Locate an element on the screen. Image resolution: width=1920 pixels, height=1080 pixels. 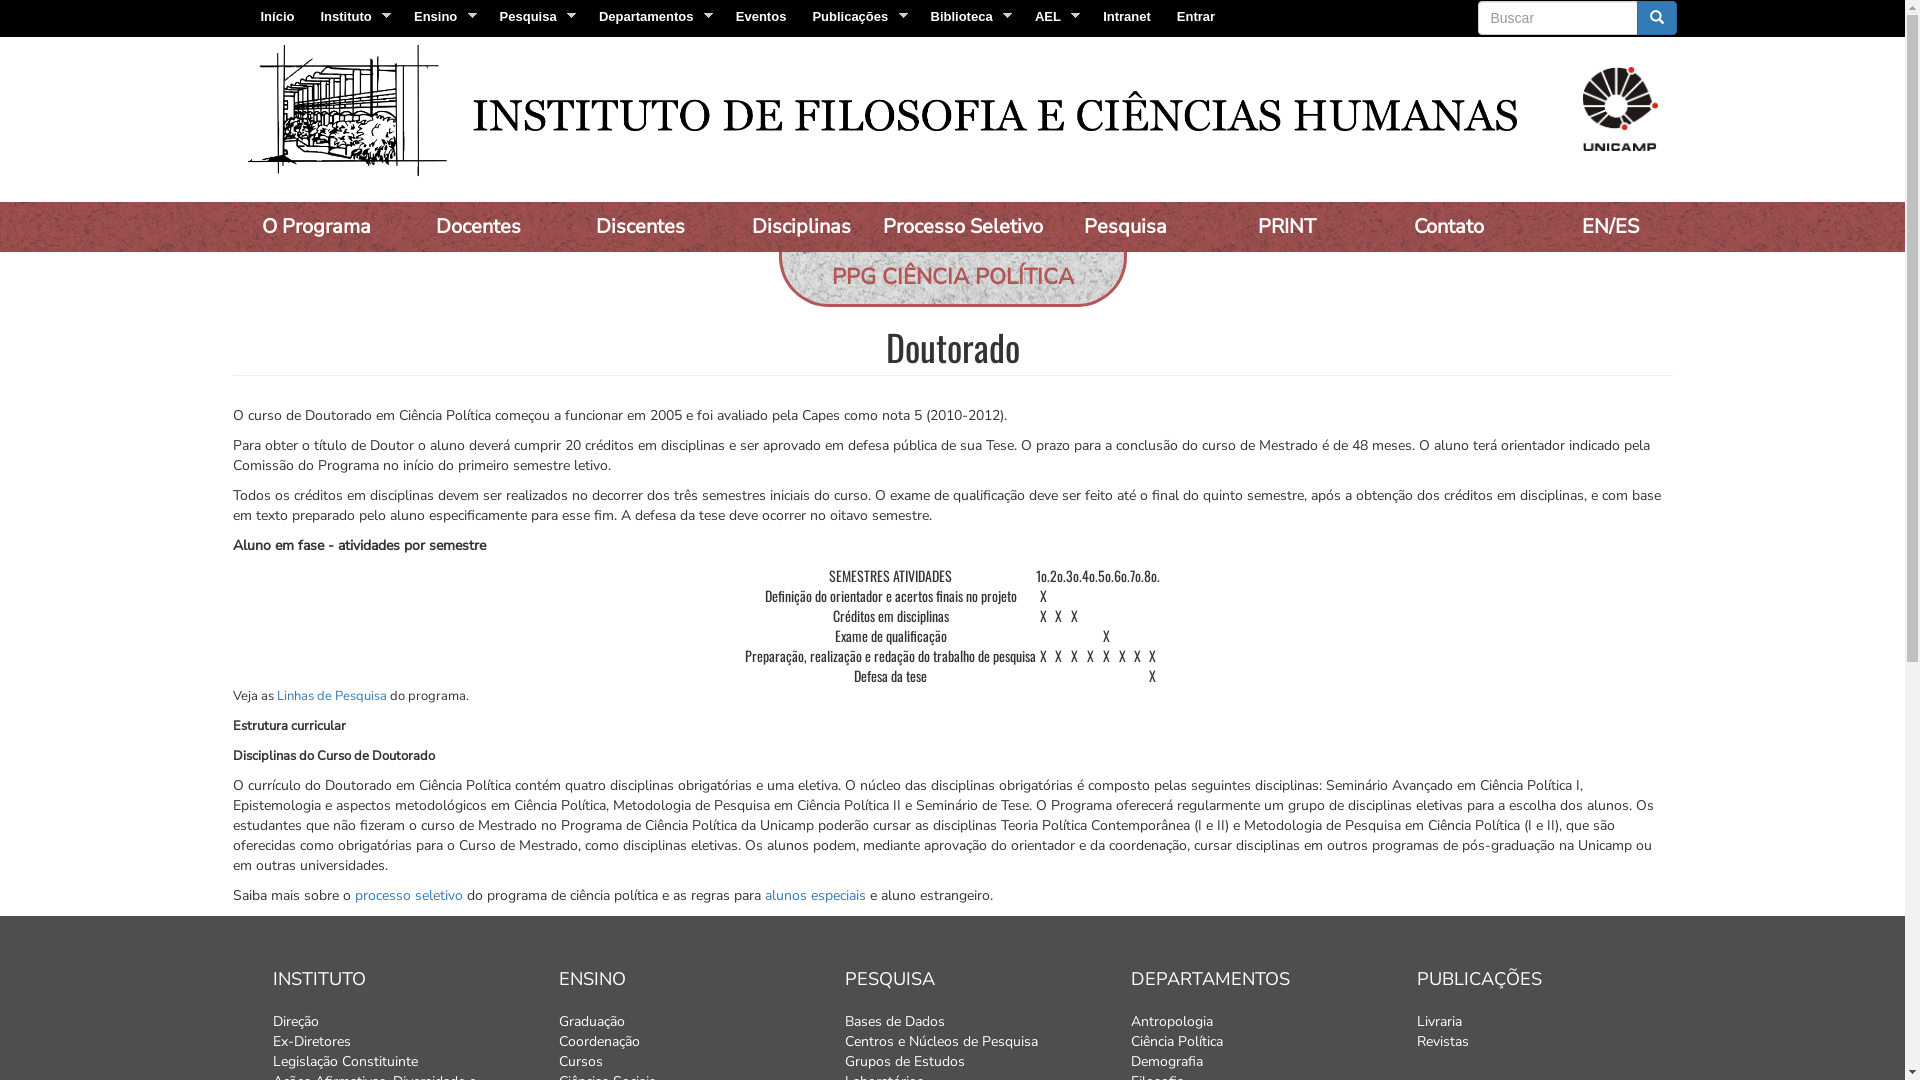
'Linhas de Pesquisa' is located at coordinates (331, 694).